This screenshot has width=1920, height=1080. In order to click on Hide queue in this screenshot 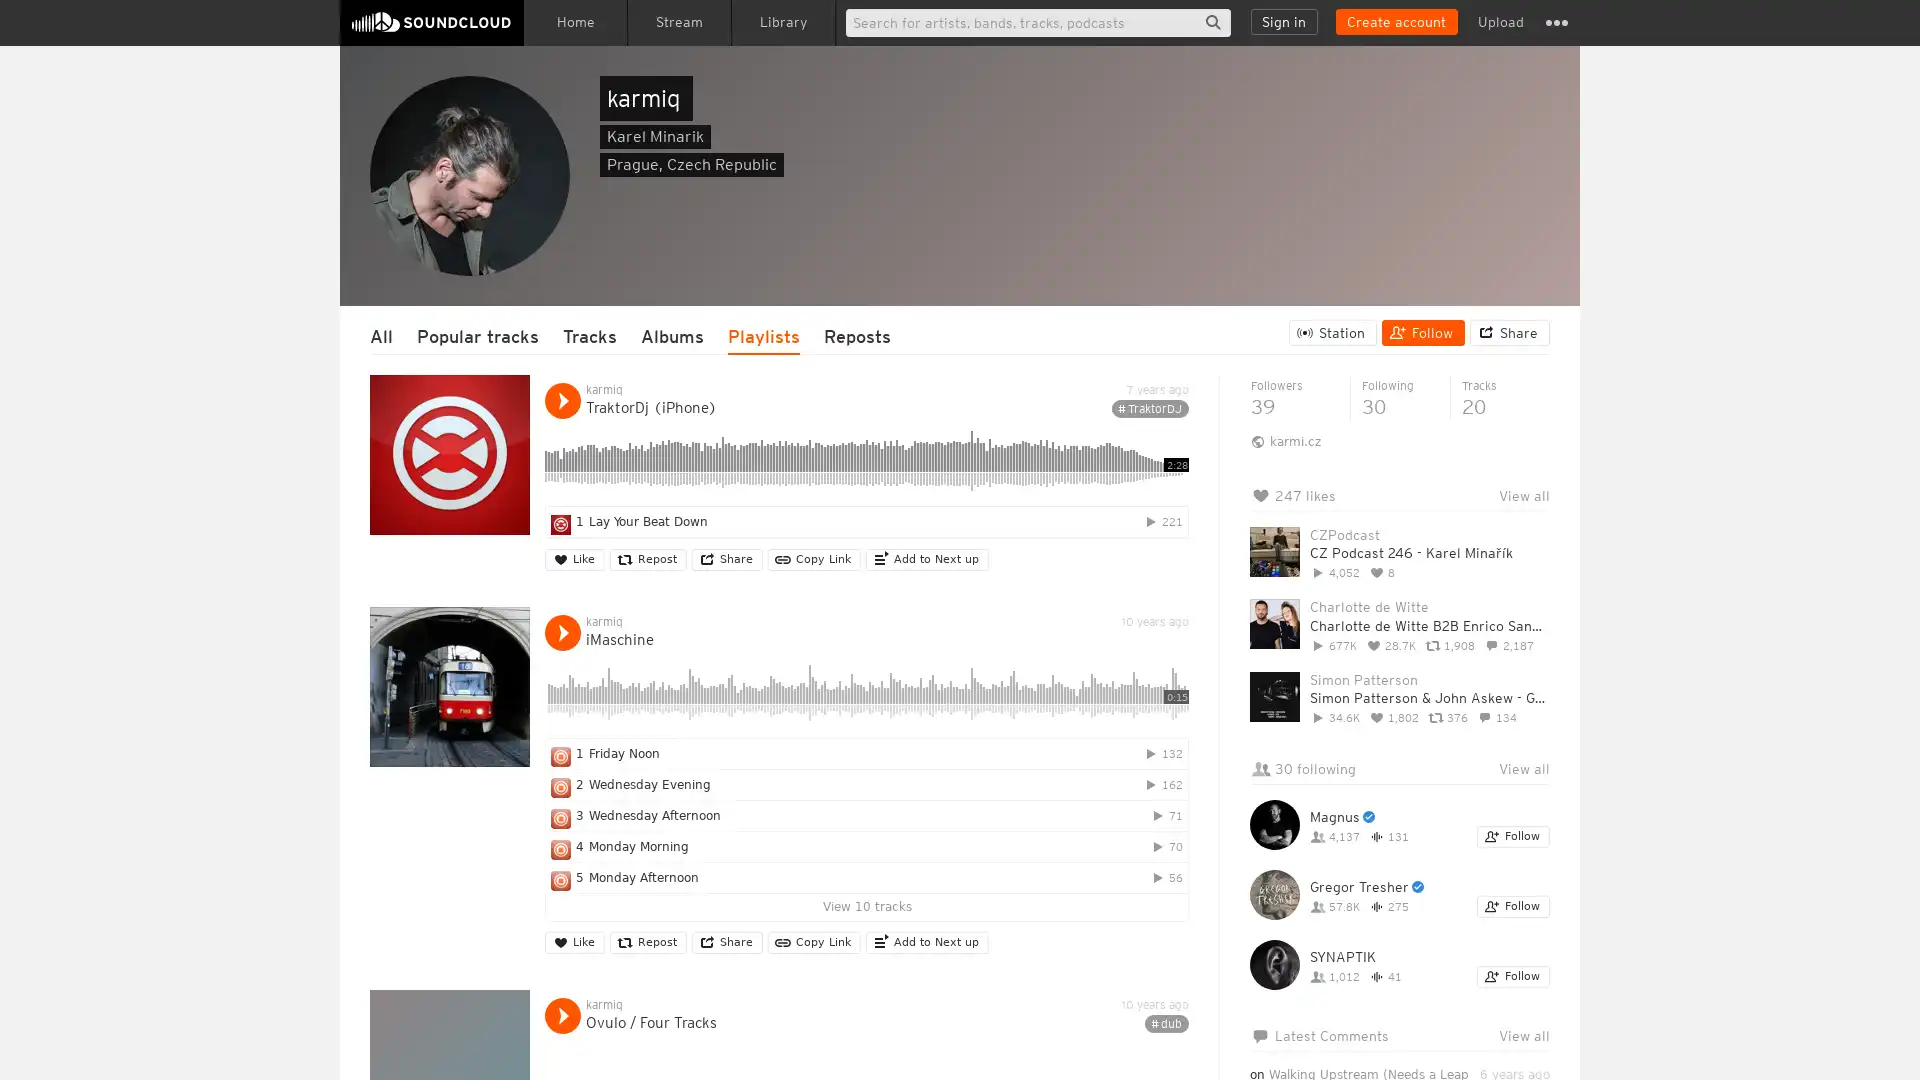, I will do `click(1536, 546)`.